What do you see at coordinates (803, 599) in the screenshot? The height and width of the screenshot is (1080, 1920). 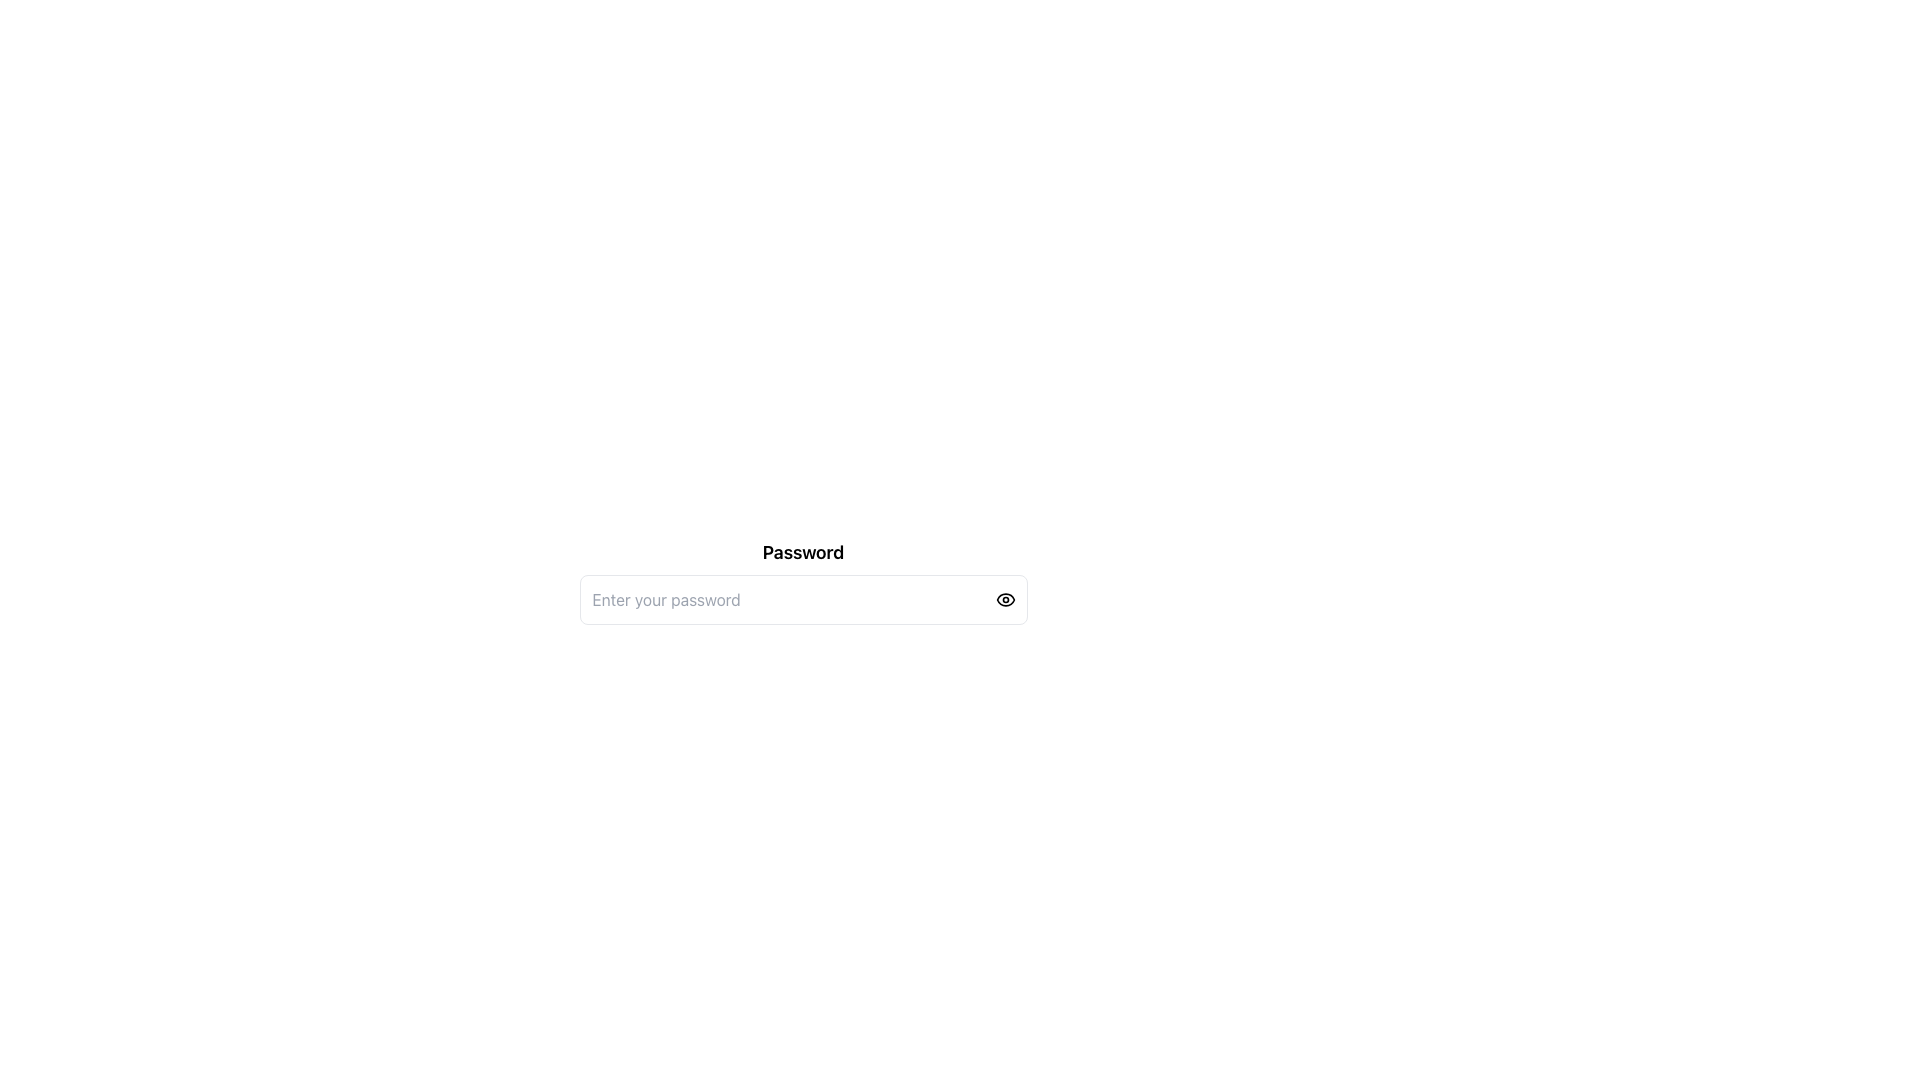 I see `the password input field located below the 'Password' title` at bounding box center [803, 599].